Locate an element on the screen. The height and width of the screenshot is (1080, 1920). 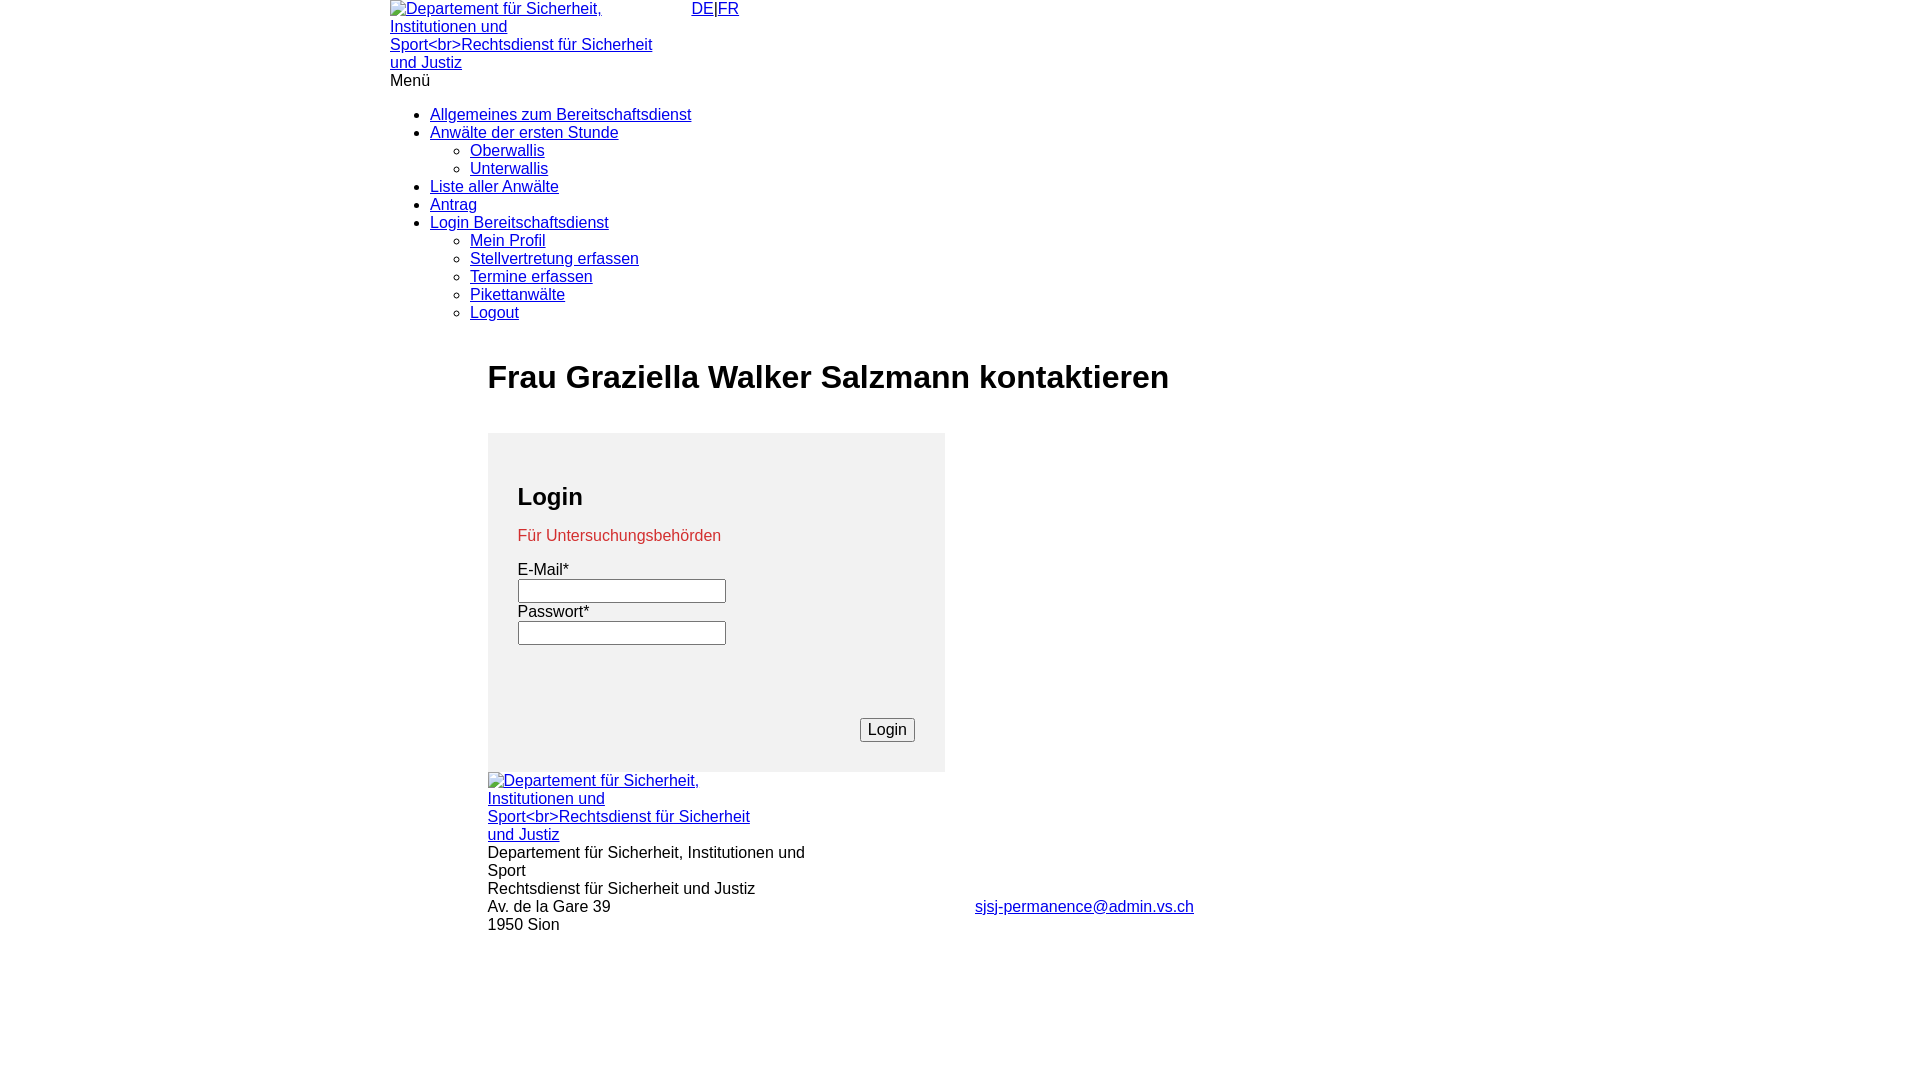
'Termine erfassen' is located at coordinates (531, 276).